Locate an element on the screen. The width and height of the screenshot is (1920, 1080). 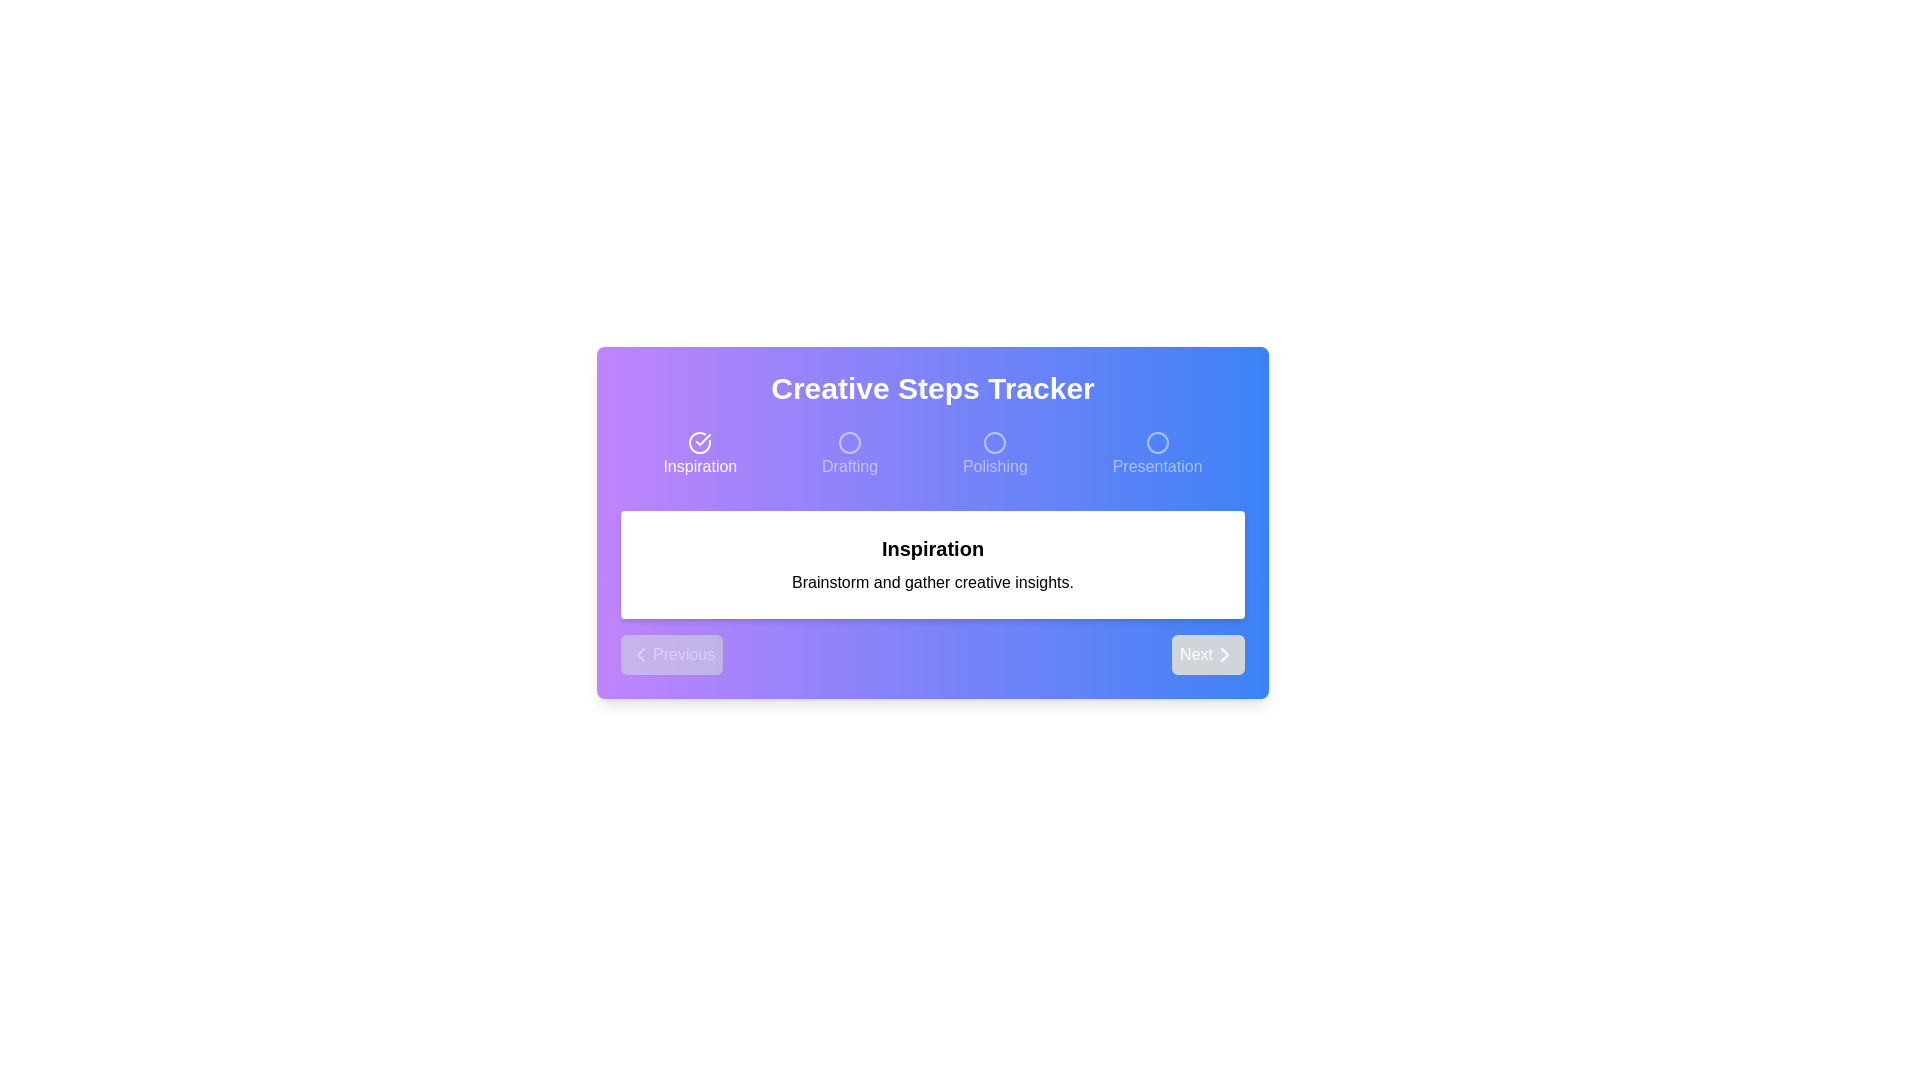
the step circle corresponding to Polishing to view its details is located at coordinates (995, 455).